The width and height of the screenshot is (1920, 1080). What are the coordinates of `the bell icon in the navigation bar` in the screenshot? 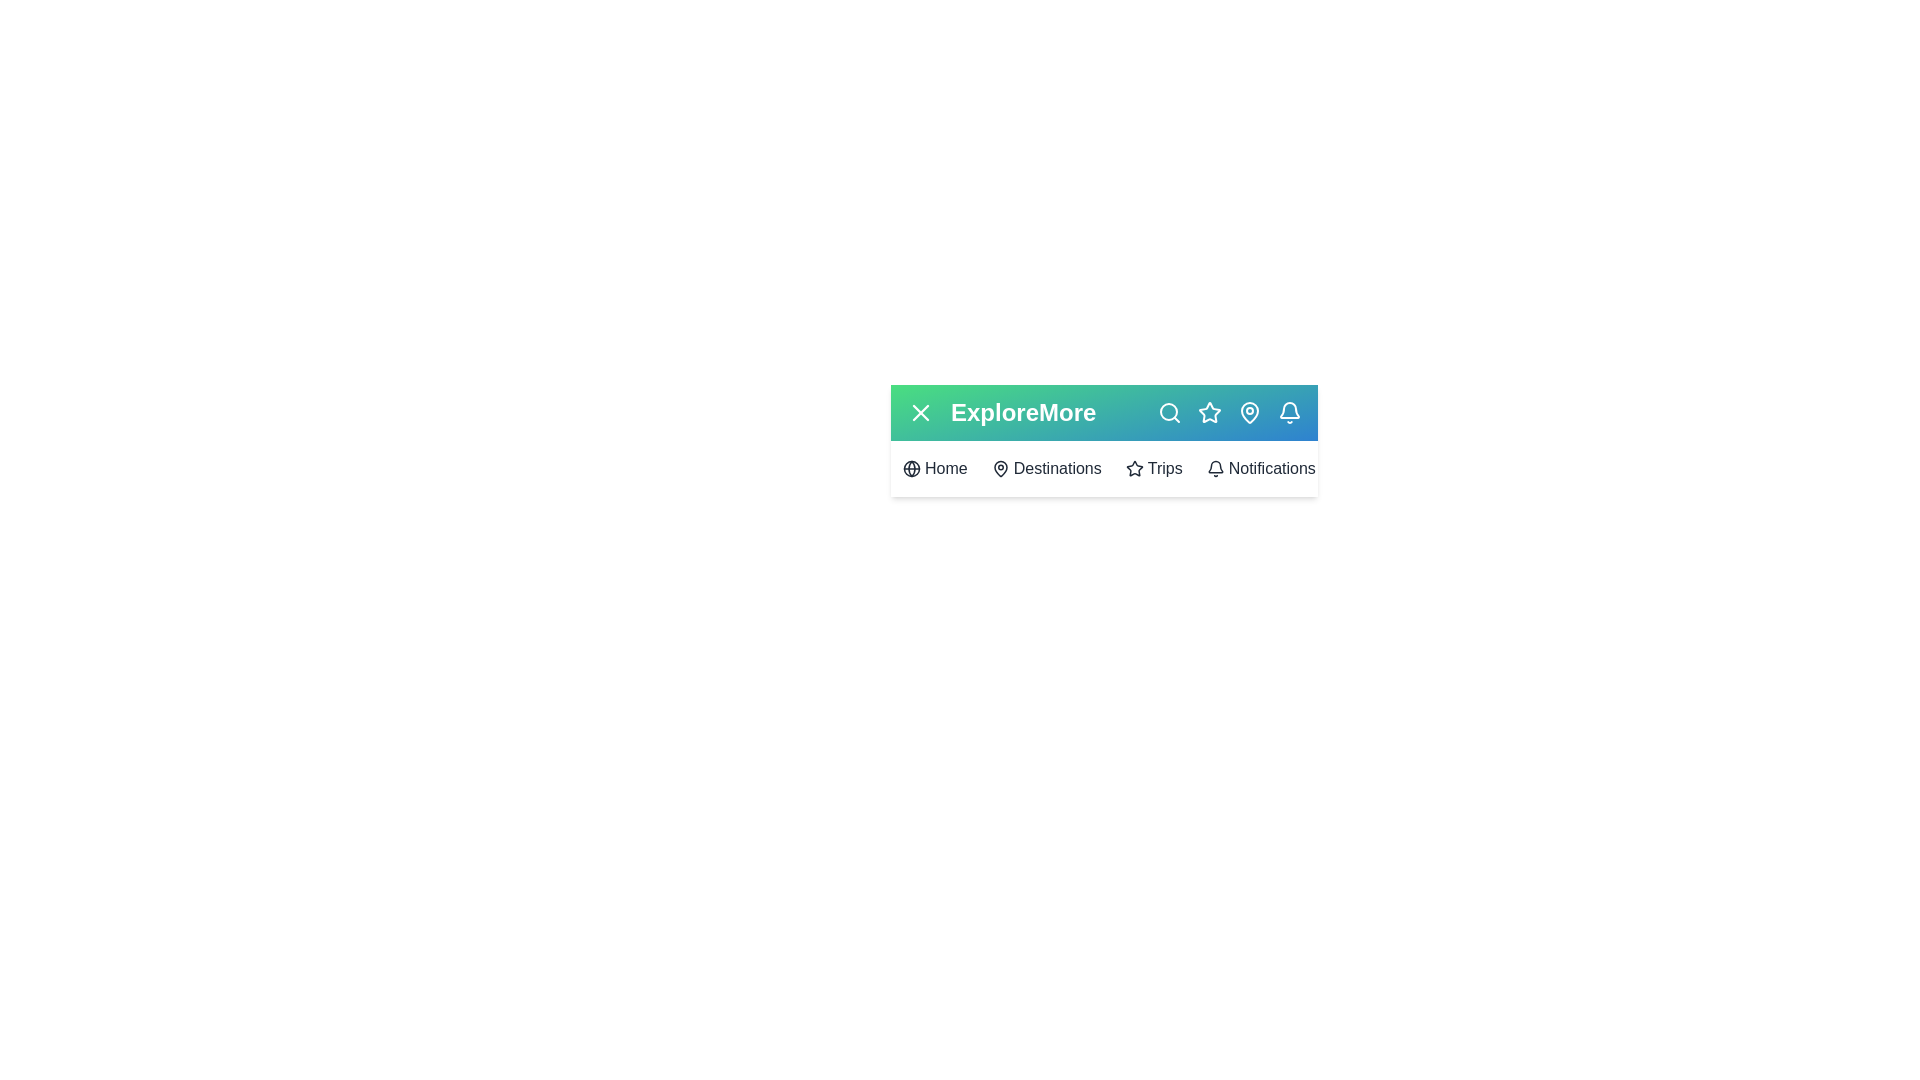 It's located at (1290, 411).